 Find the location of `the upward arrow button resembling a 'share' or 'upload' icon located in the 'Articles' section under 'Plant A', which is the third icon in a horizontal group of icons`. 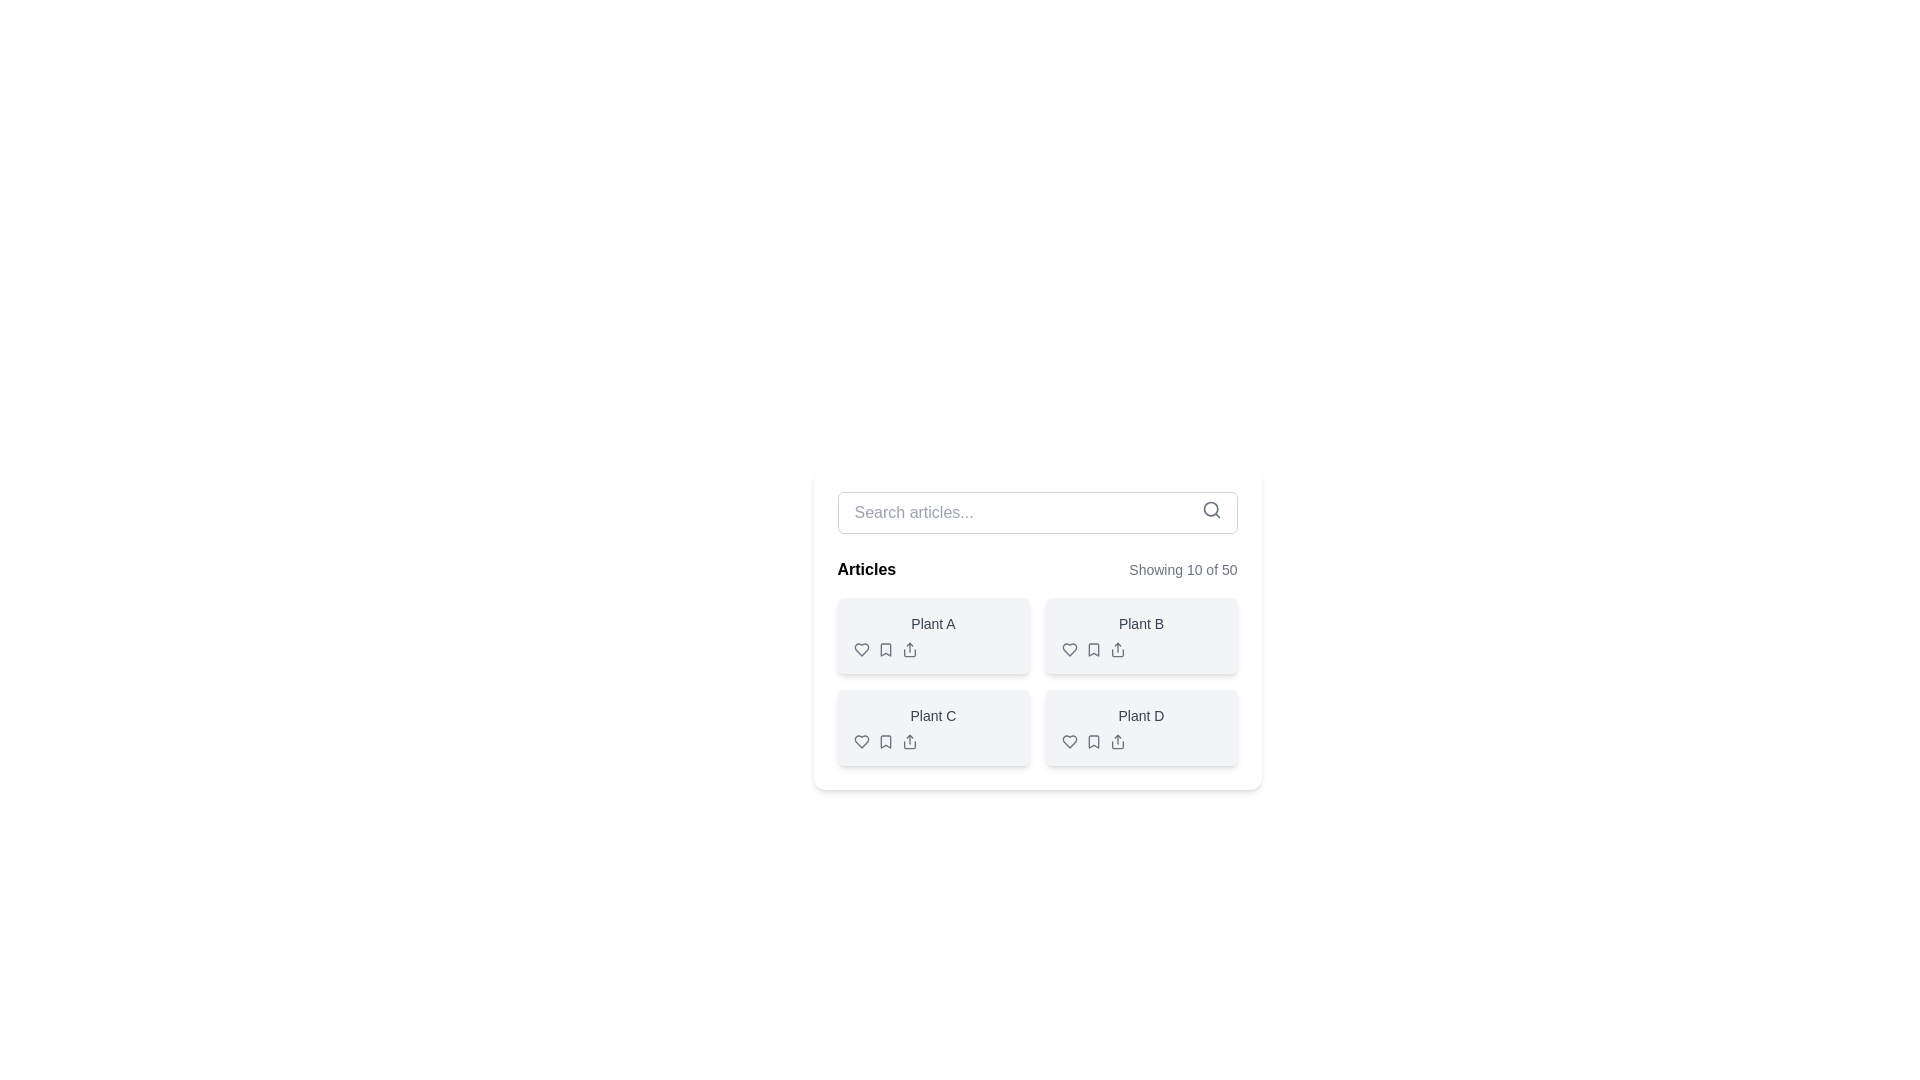

the upward arrow button resembling a 'share' or 'upload' icon located in the 'Articles' section under 'Plant A', which is the third icon in a horizontal group of icons is located at coordinates (908, 650).